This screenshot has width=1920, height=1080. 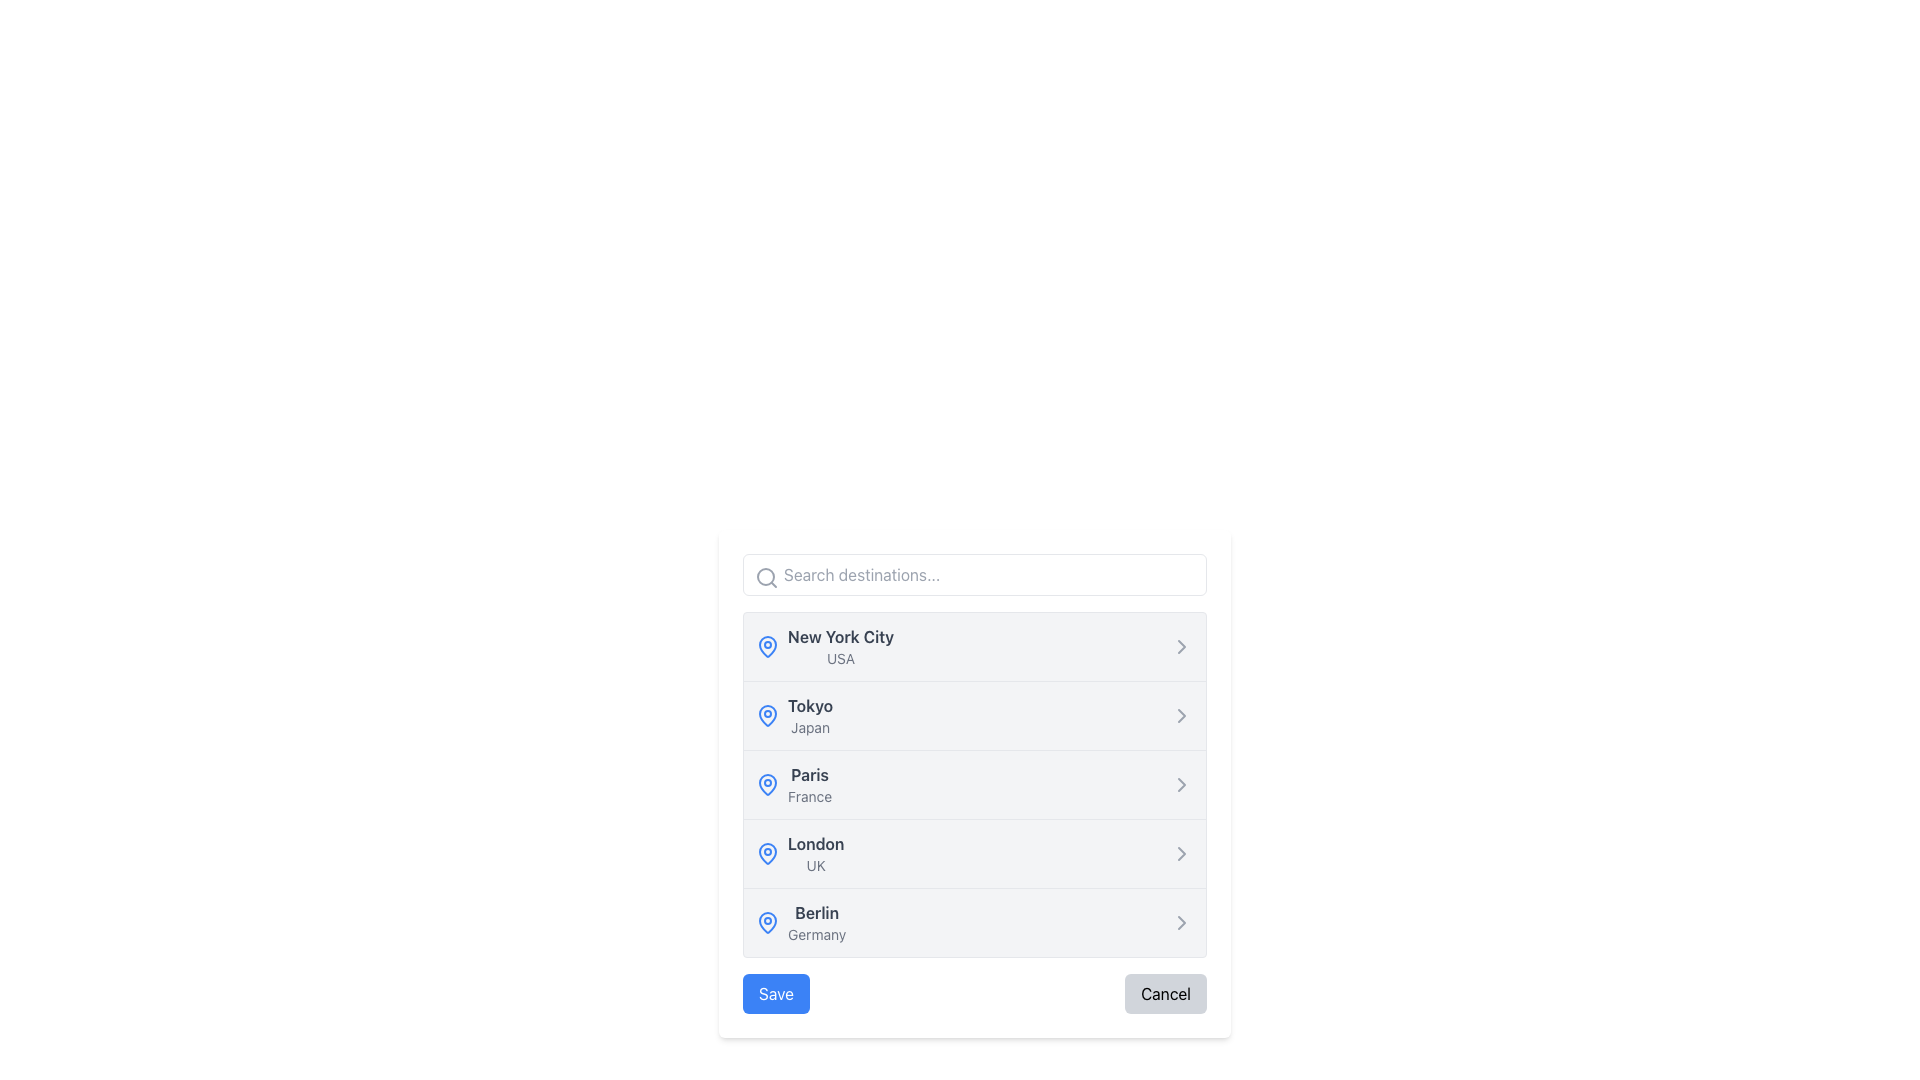 What do you see at coordinates (1181, 853) in the screenshot?
I see `the chevron icon indicating navigability for the 'London, UK' entry, located at the far right of the list` at bounding box center [1181, 853].